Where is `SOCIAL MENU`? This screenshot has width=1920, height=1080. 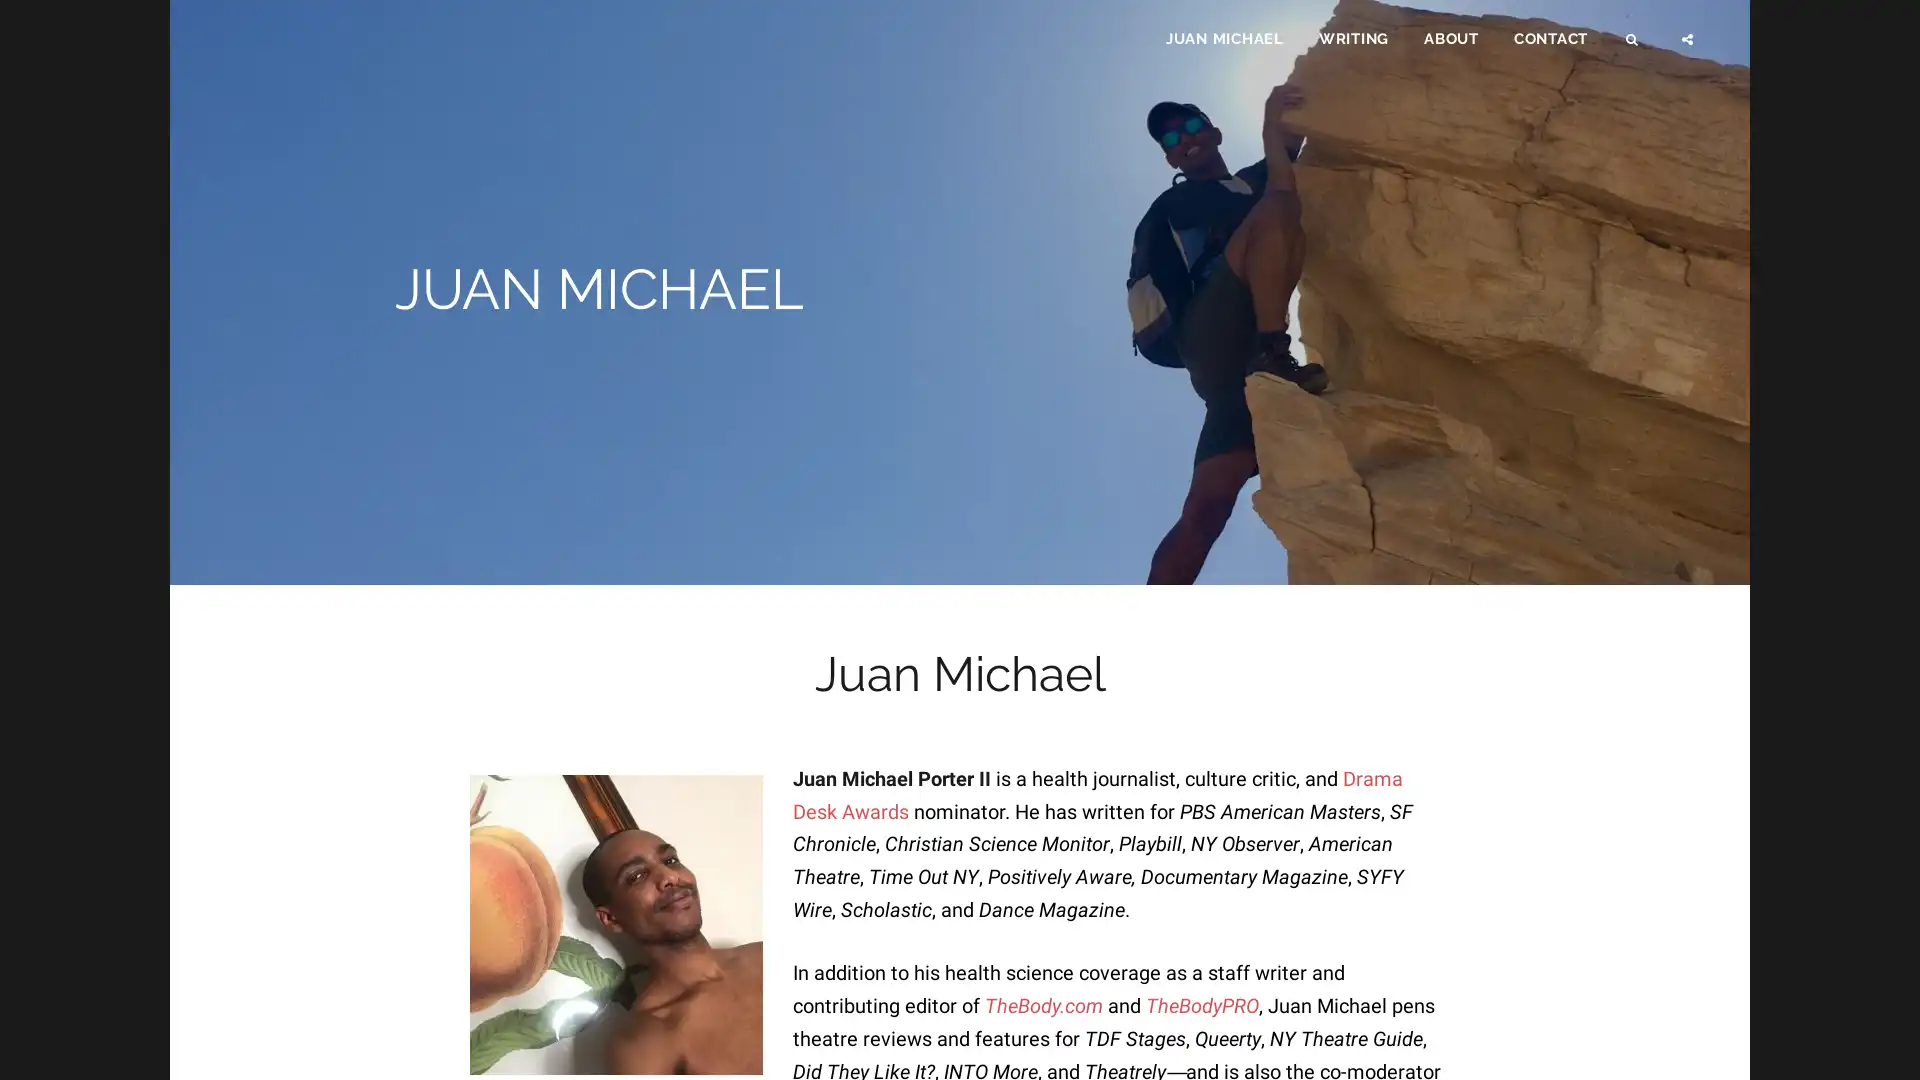
SOCIAL MENU is located at coordinates (1688, 46).